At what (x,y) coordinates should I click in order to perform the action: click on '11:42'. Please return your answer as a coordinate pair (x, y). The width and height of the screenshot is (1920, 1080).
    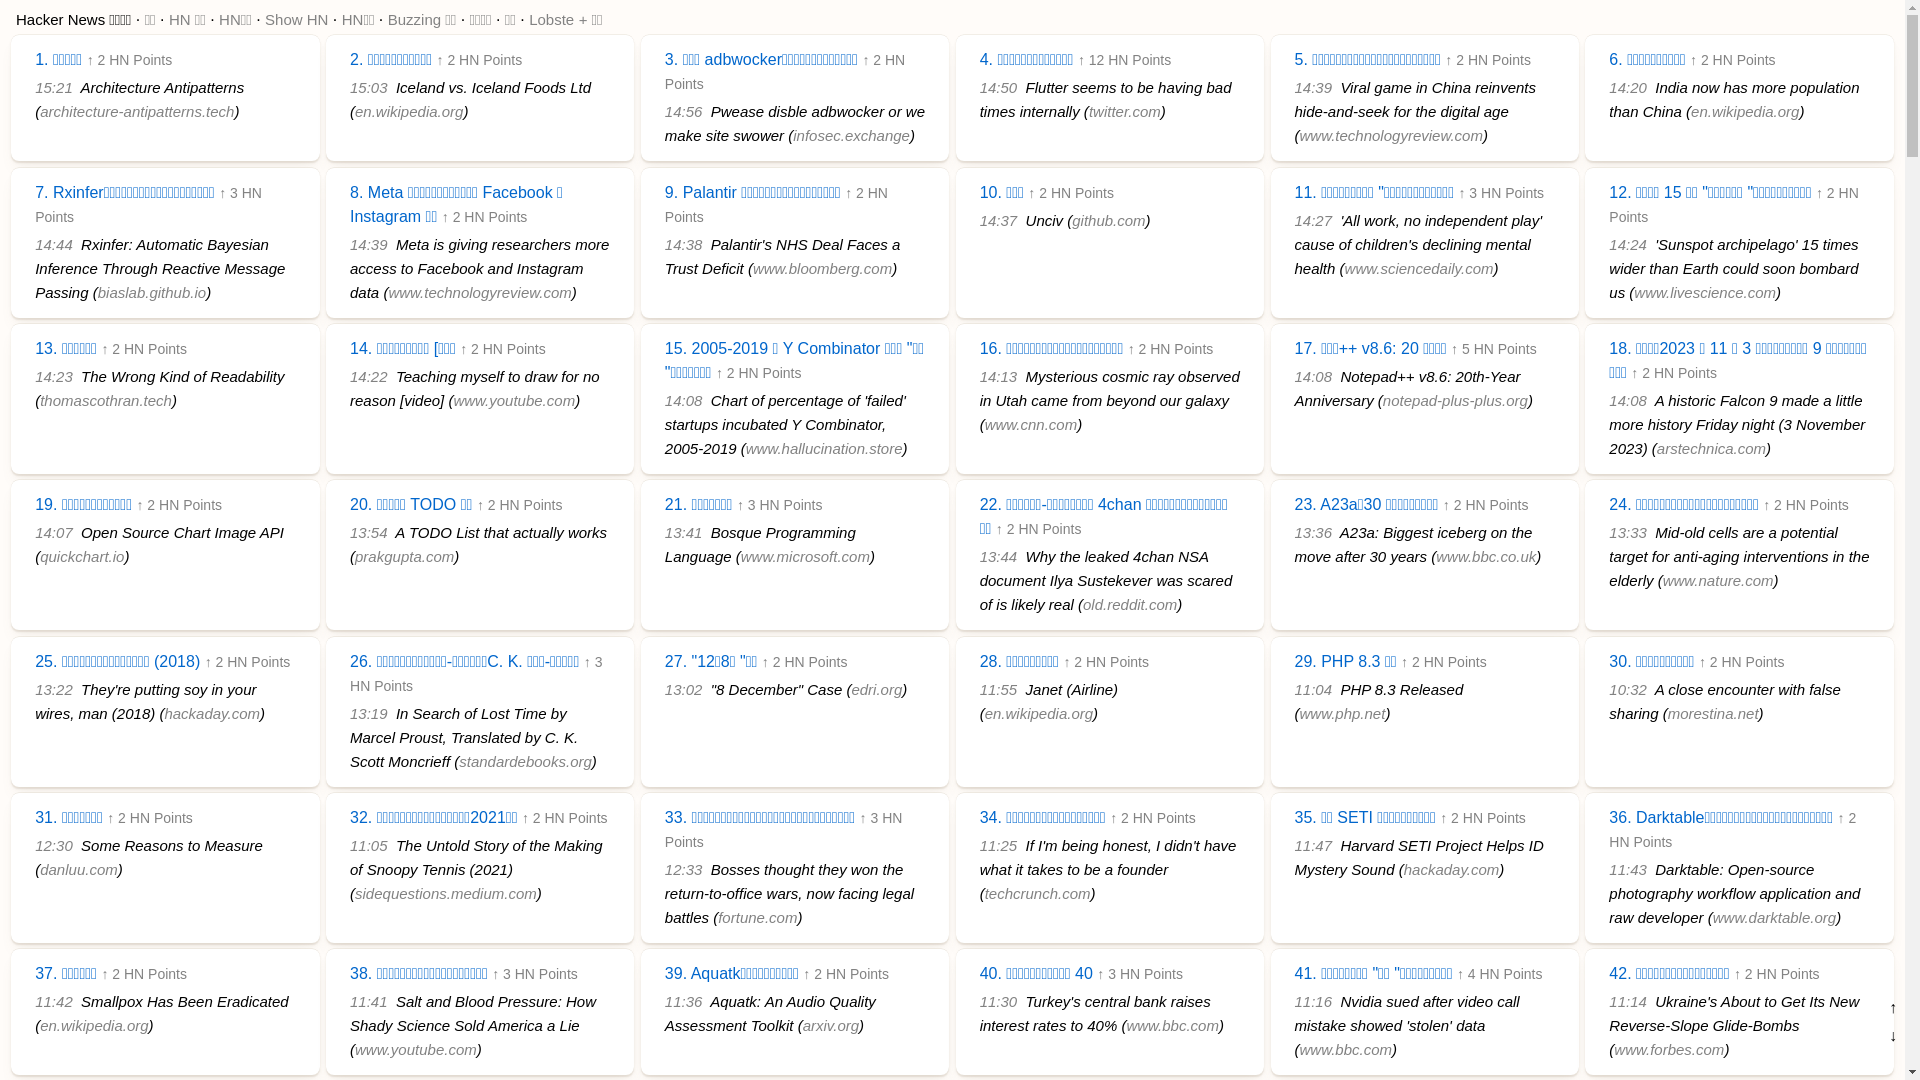
    Looking at the image, I should click on (34, 1001).